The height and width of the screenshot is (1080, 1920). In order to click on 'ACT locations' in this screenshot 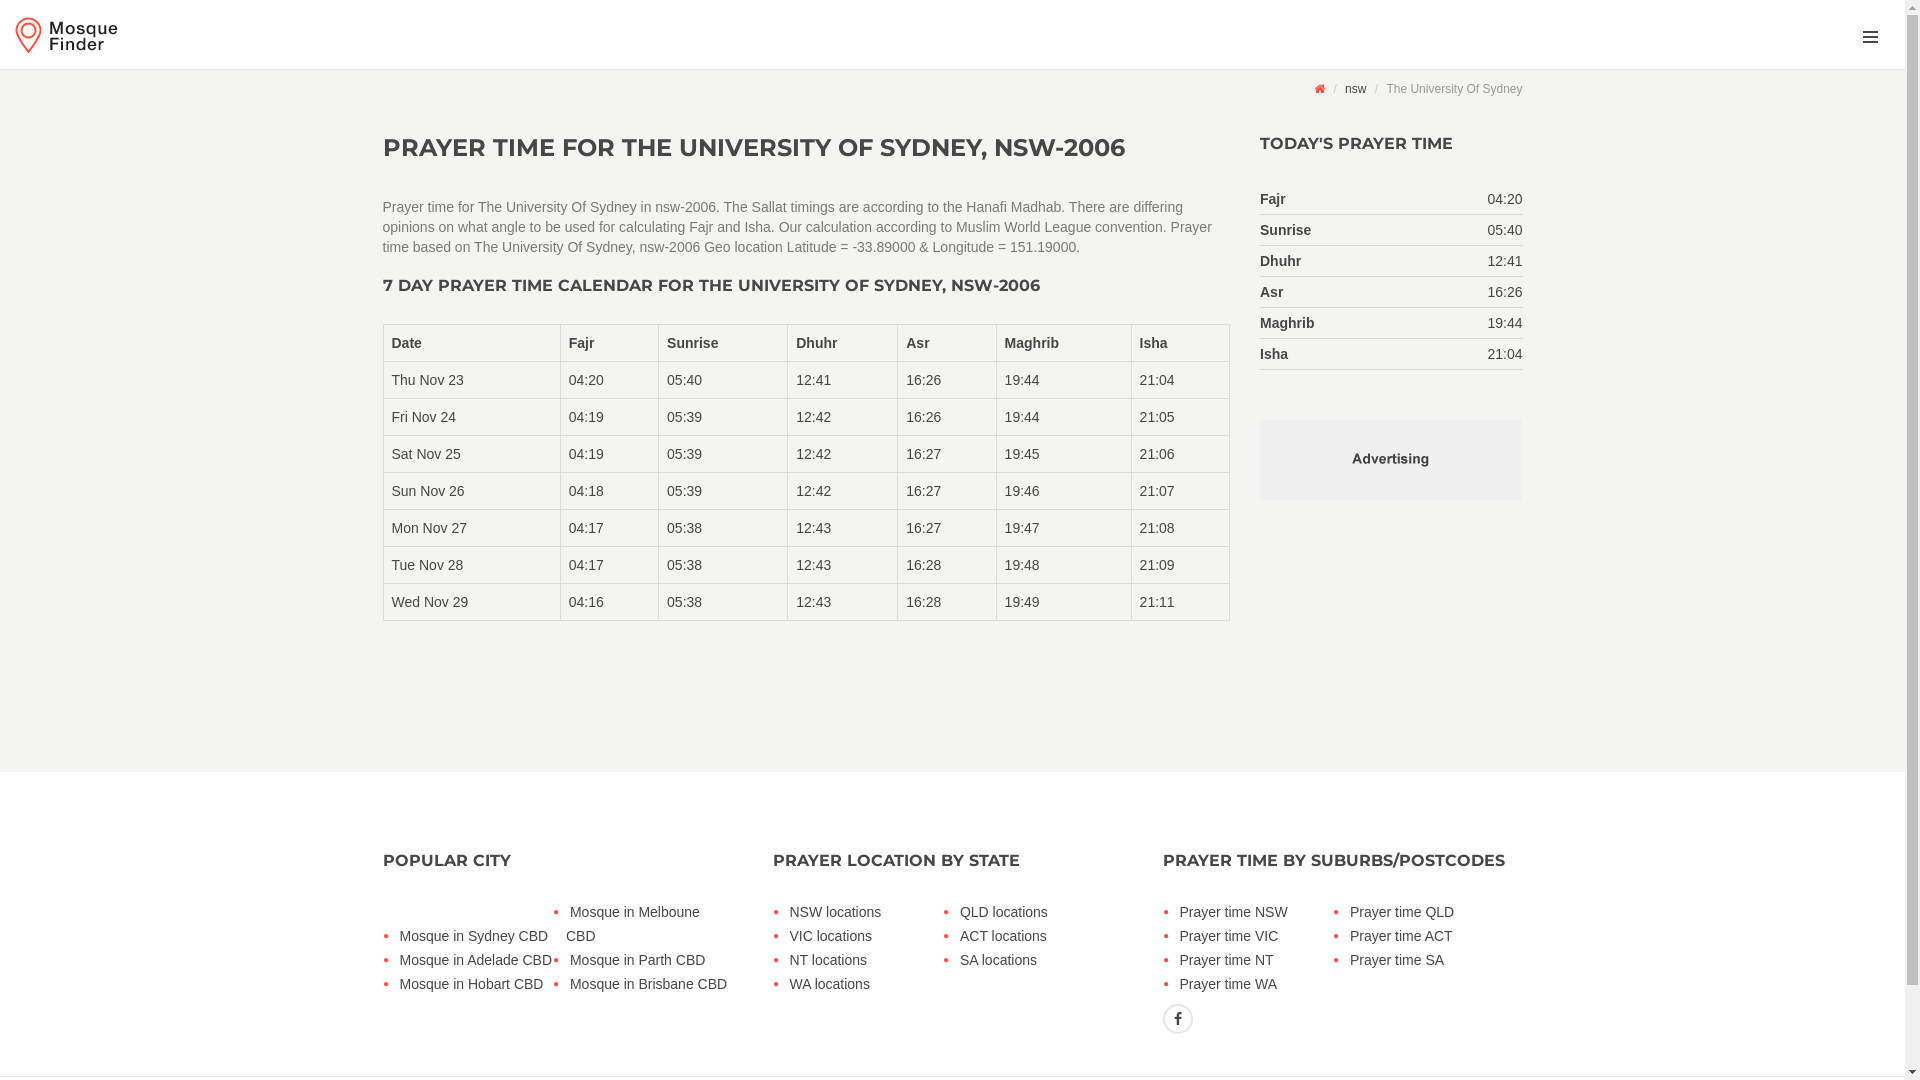, I will do `click(1039, 936)`.